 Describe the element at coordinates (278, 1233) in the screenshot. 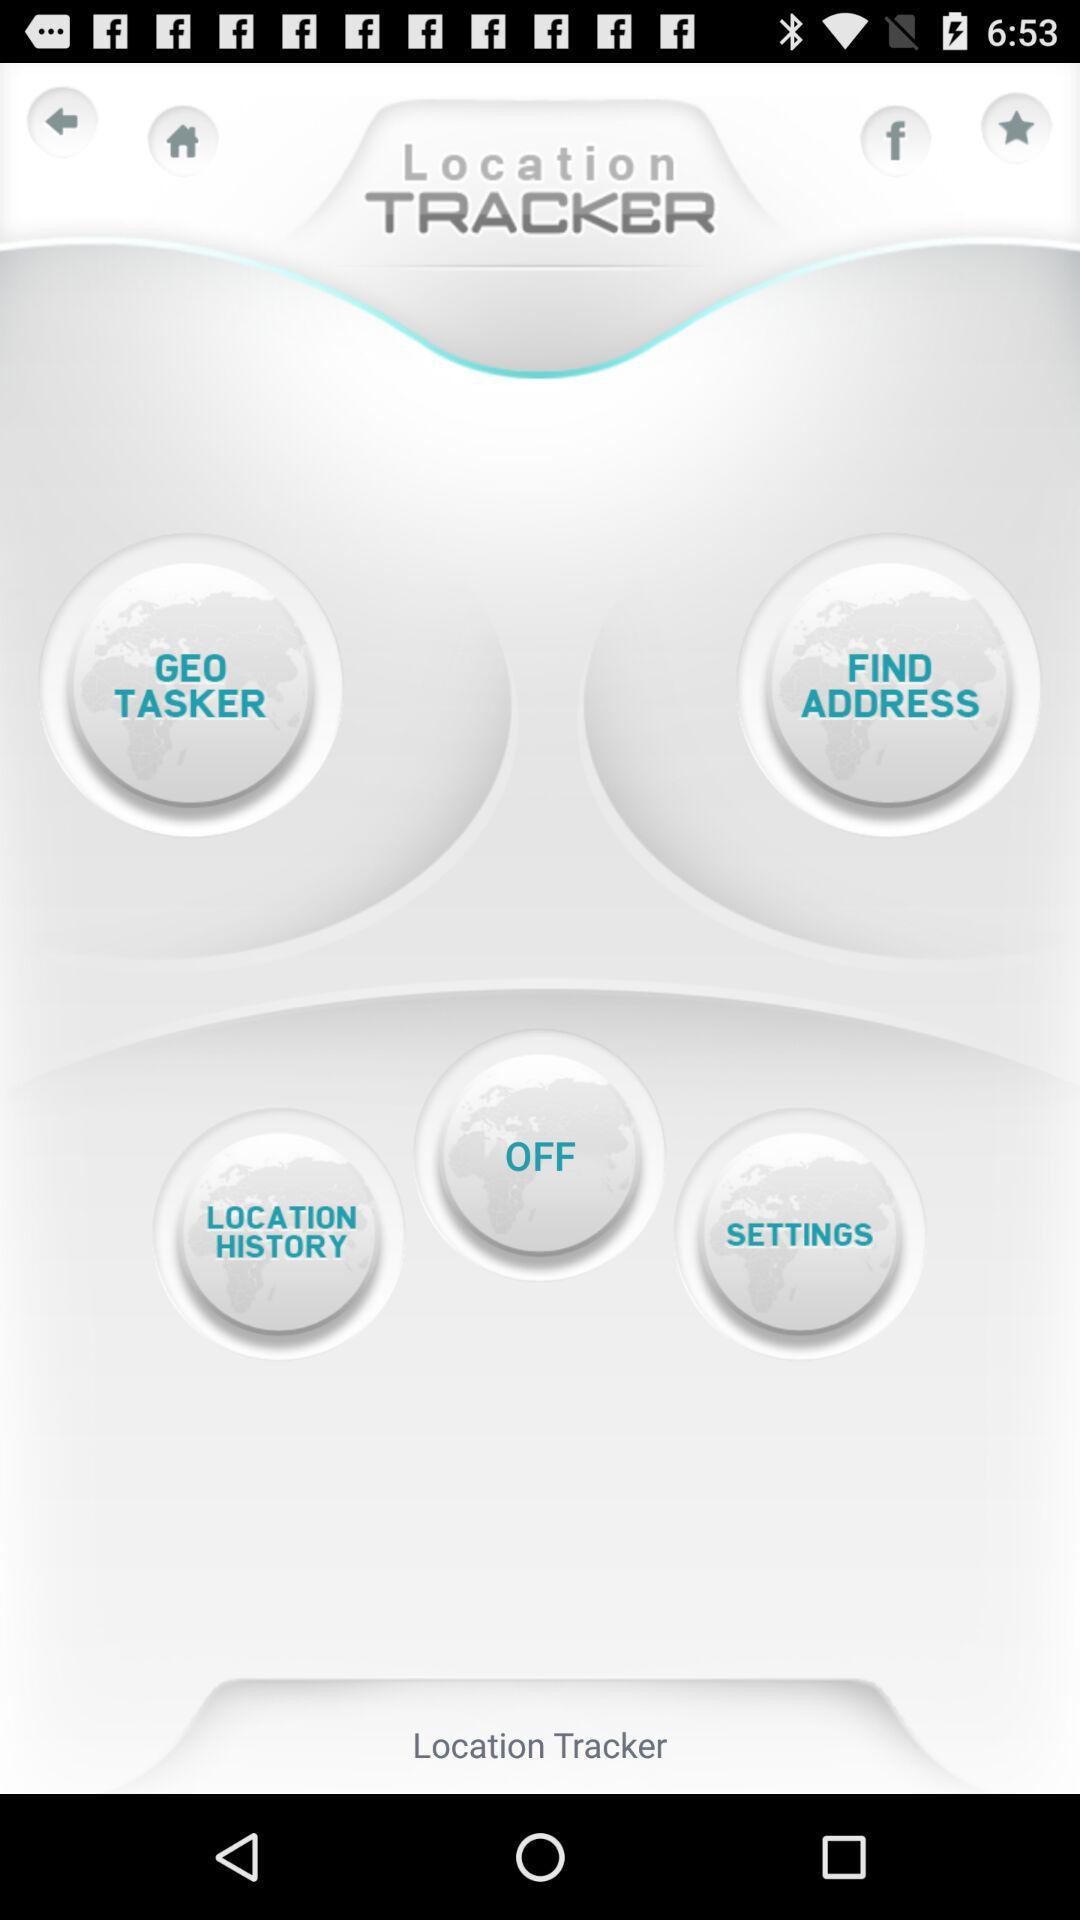

I see `location history` at that location.